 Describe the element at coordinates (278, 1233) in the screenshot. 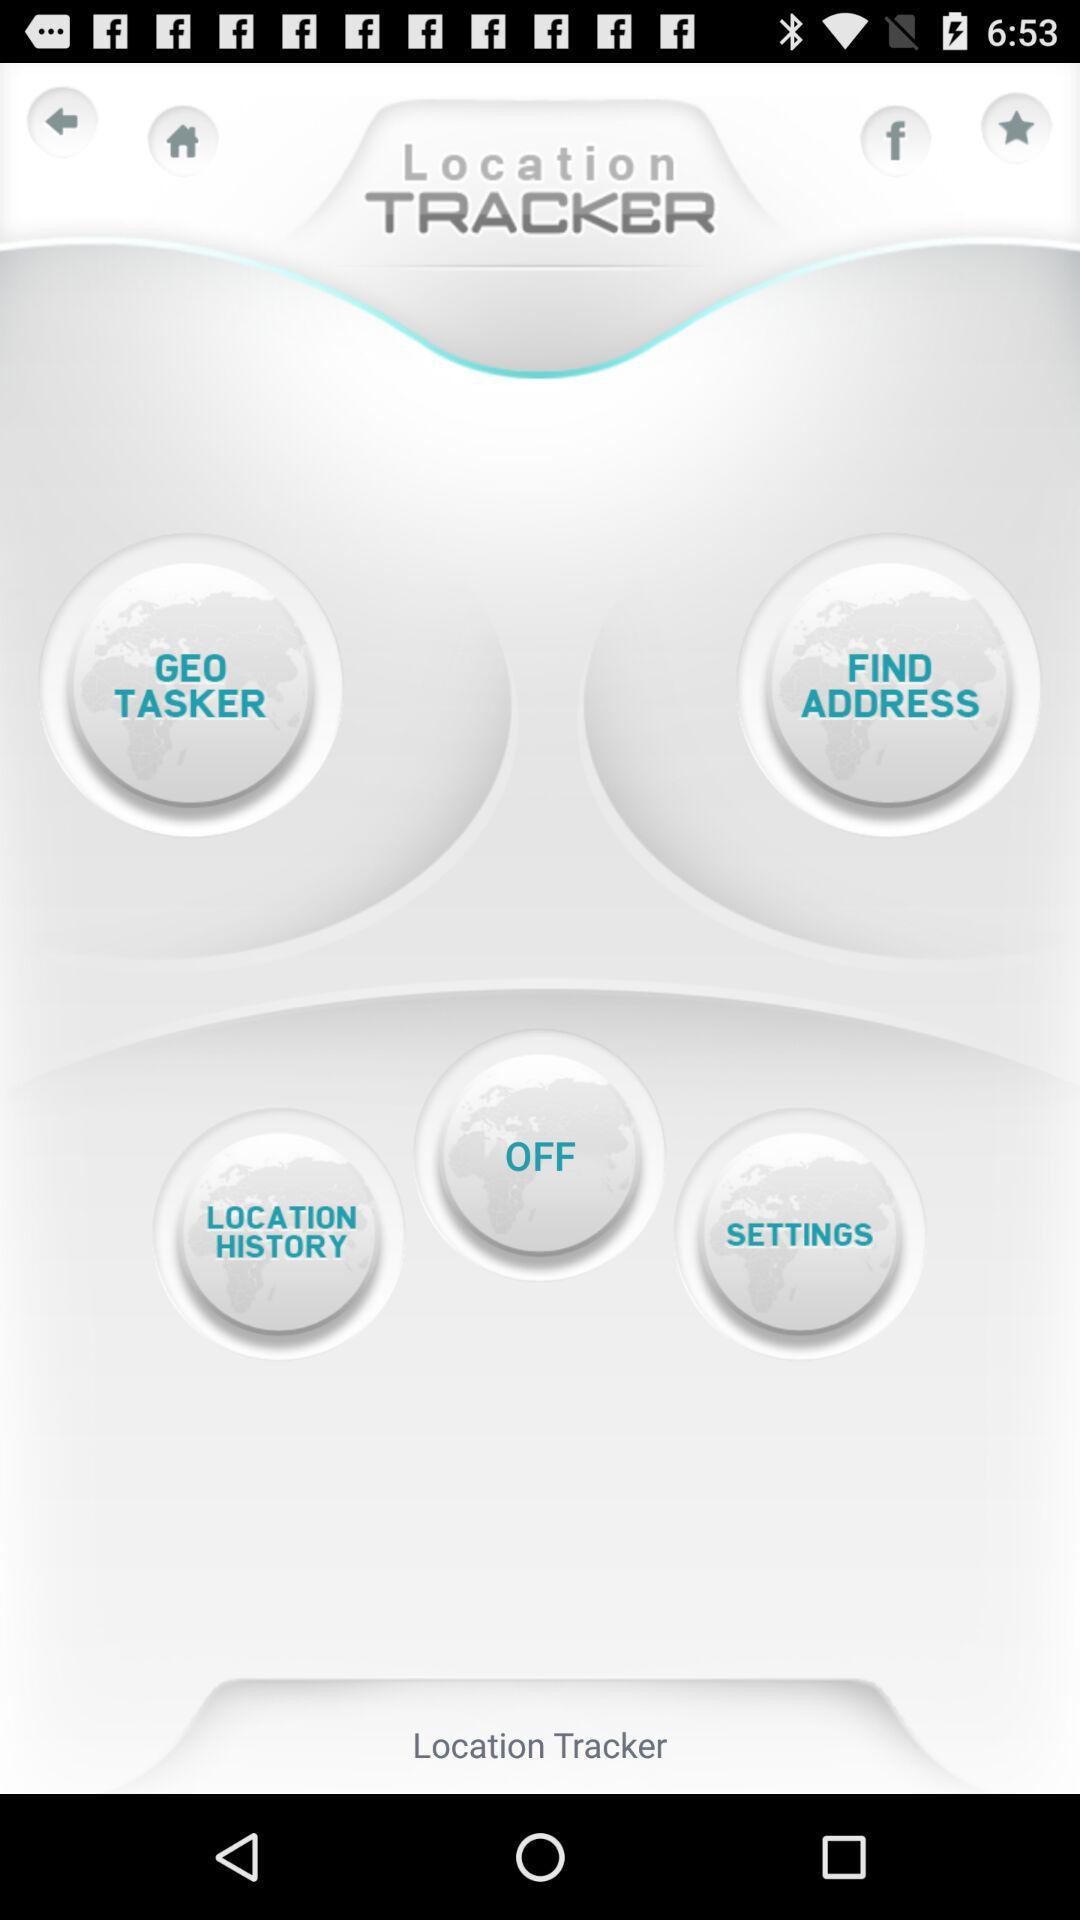

I see `location history` at that location.